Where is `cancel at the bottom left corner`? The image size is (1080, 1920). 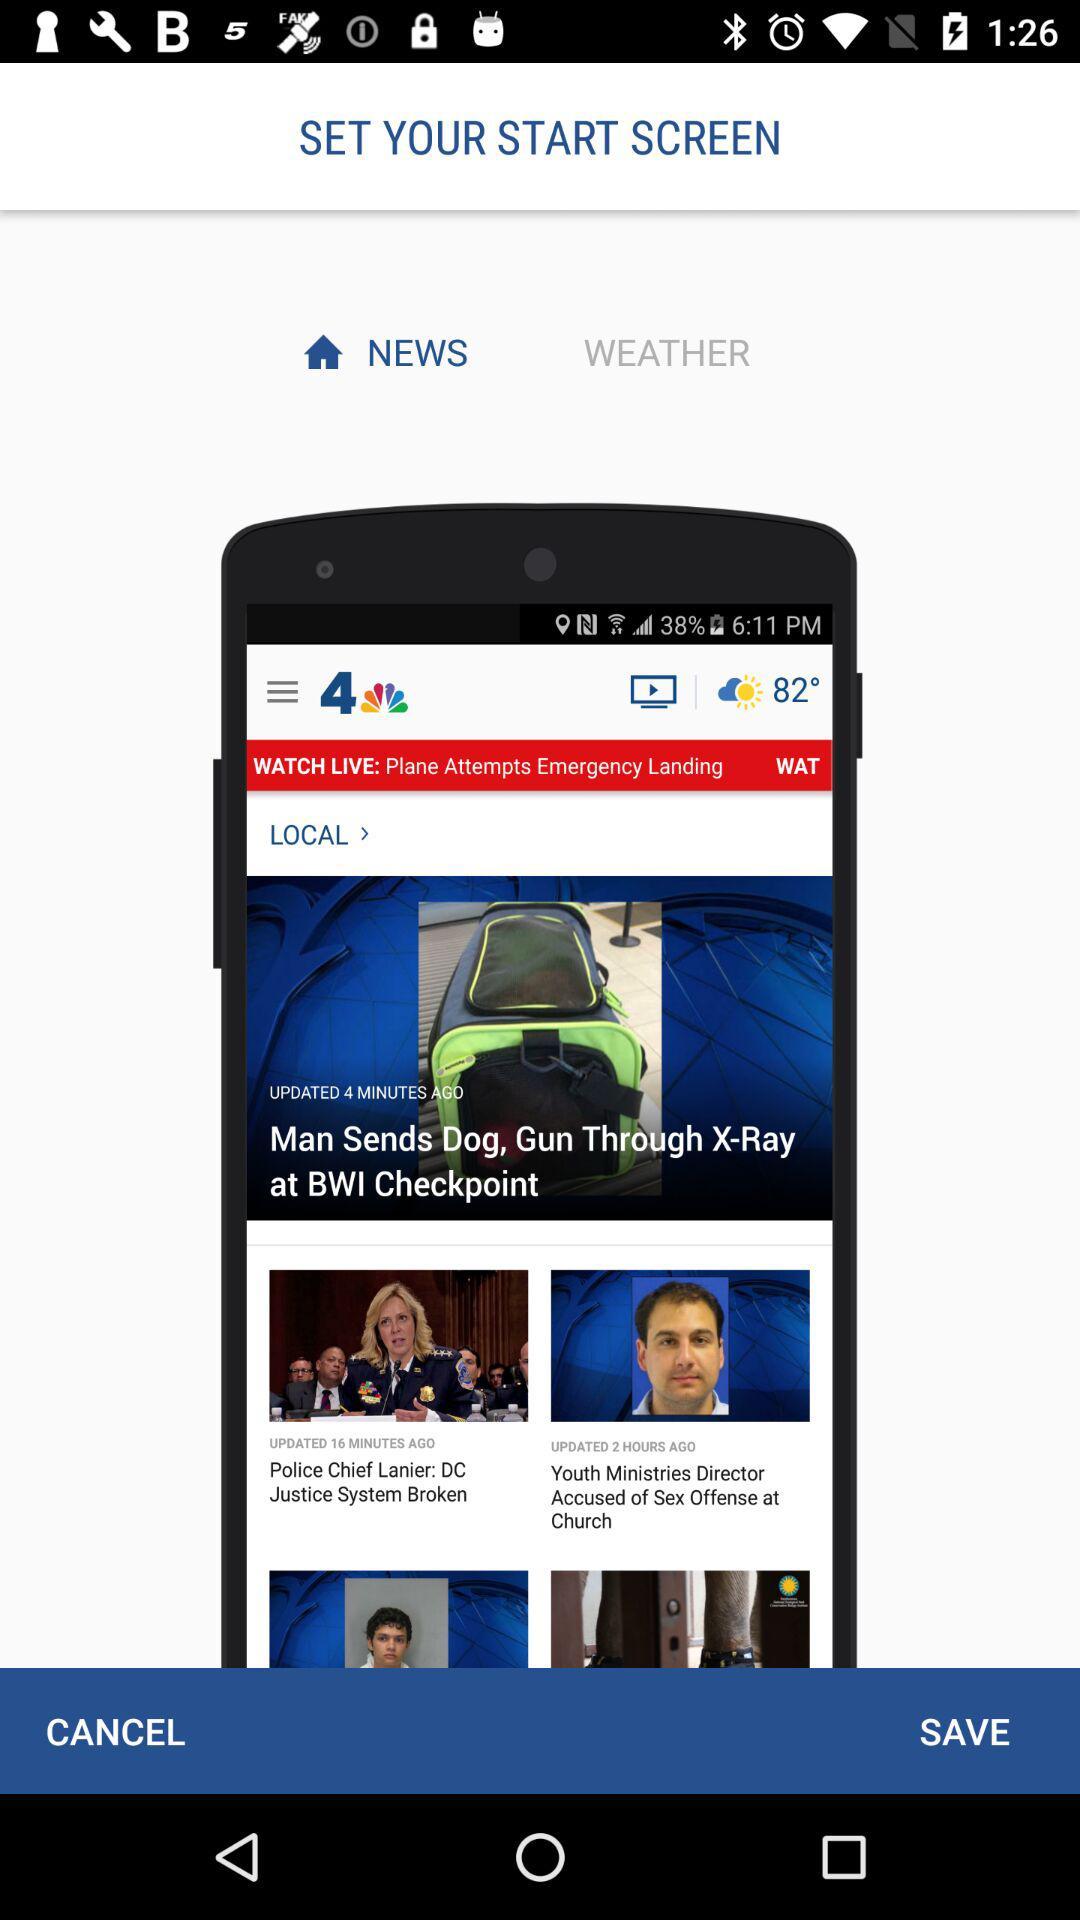
cancel at the bottom left corner is located at coordinates (115, 1730).